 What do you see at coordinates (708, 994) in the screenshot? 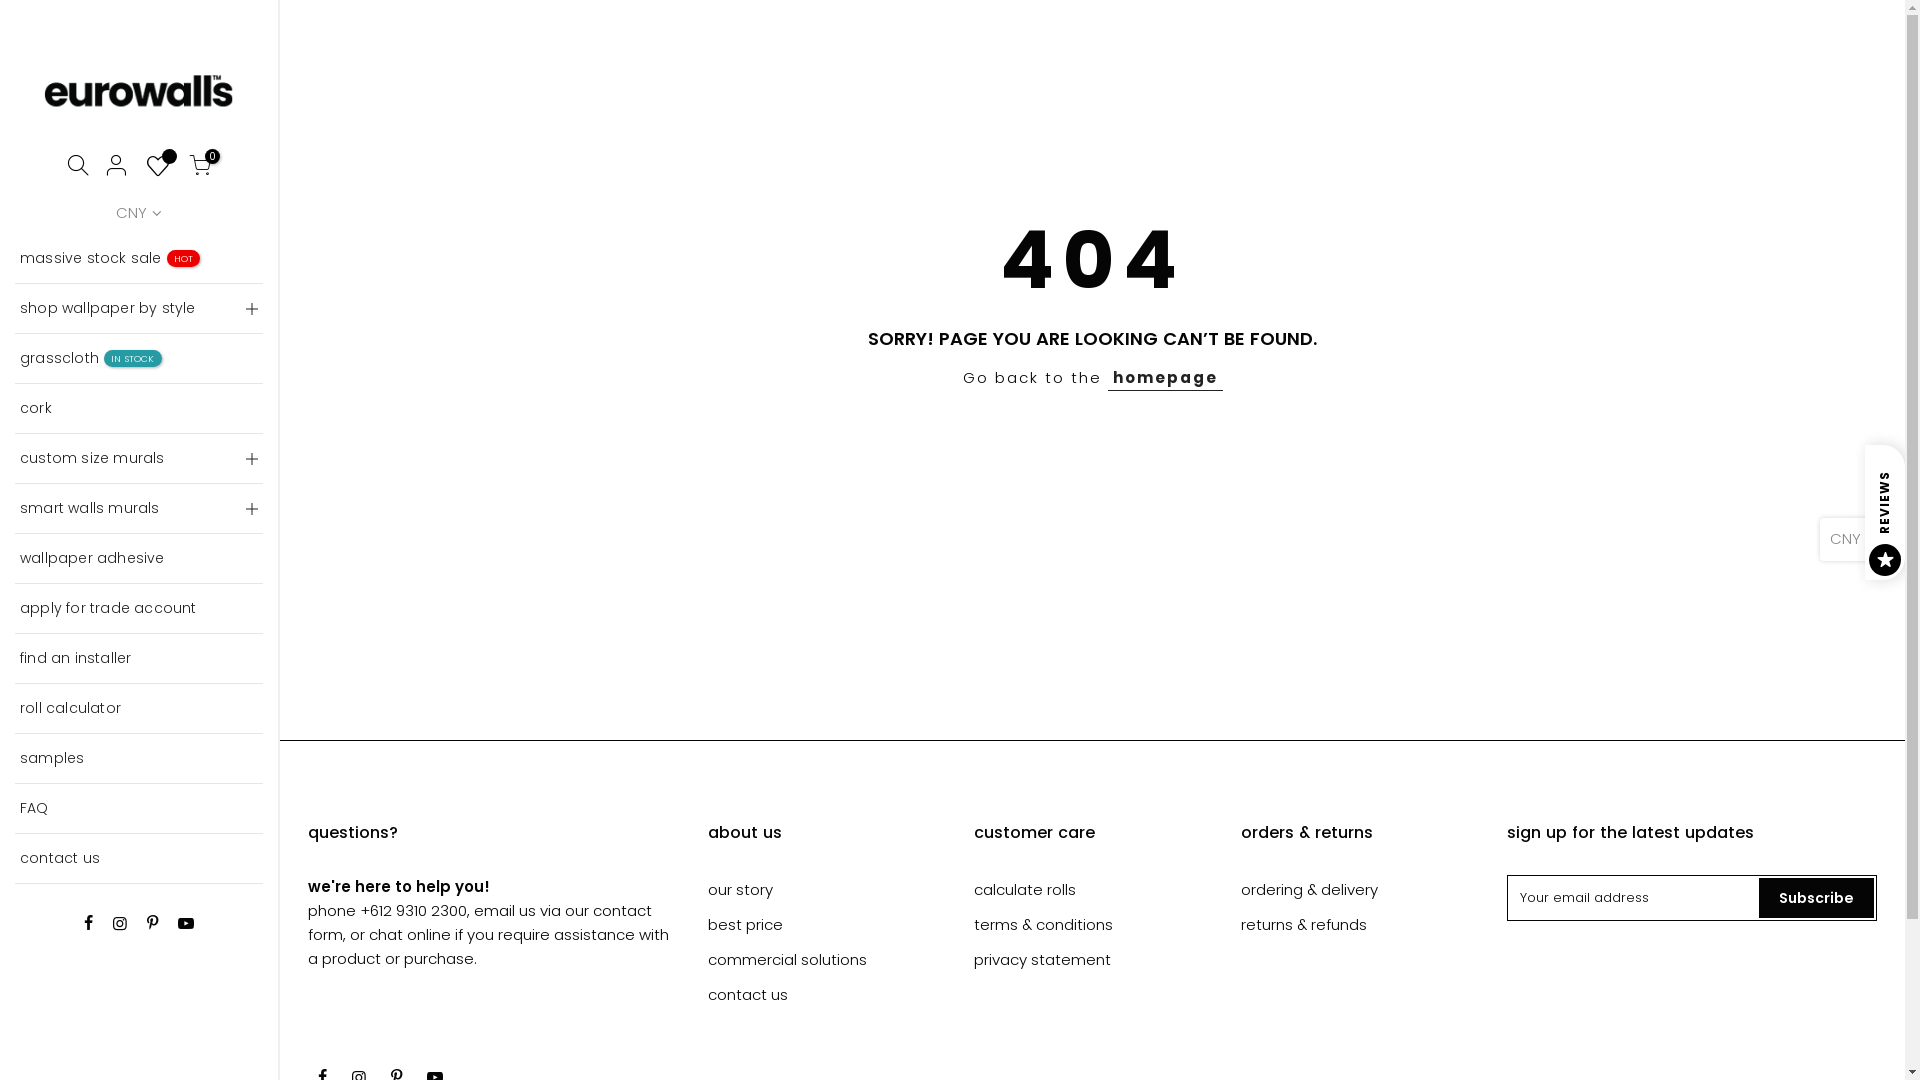
I see `'contact us'` at bounding box center [708, 994].